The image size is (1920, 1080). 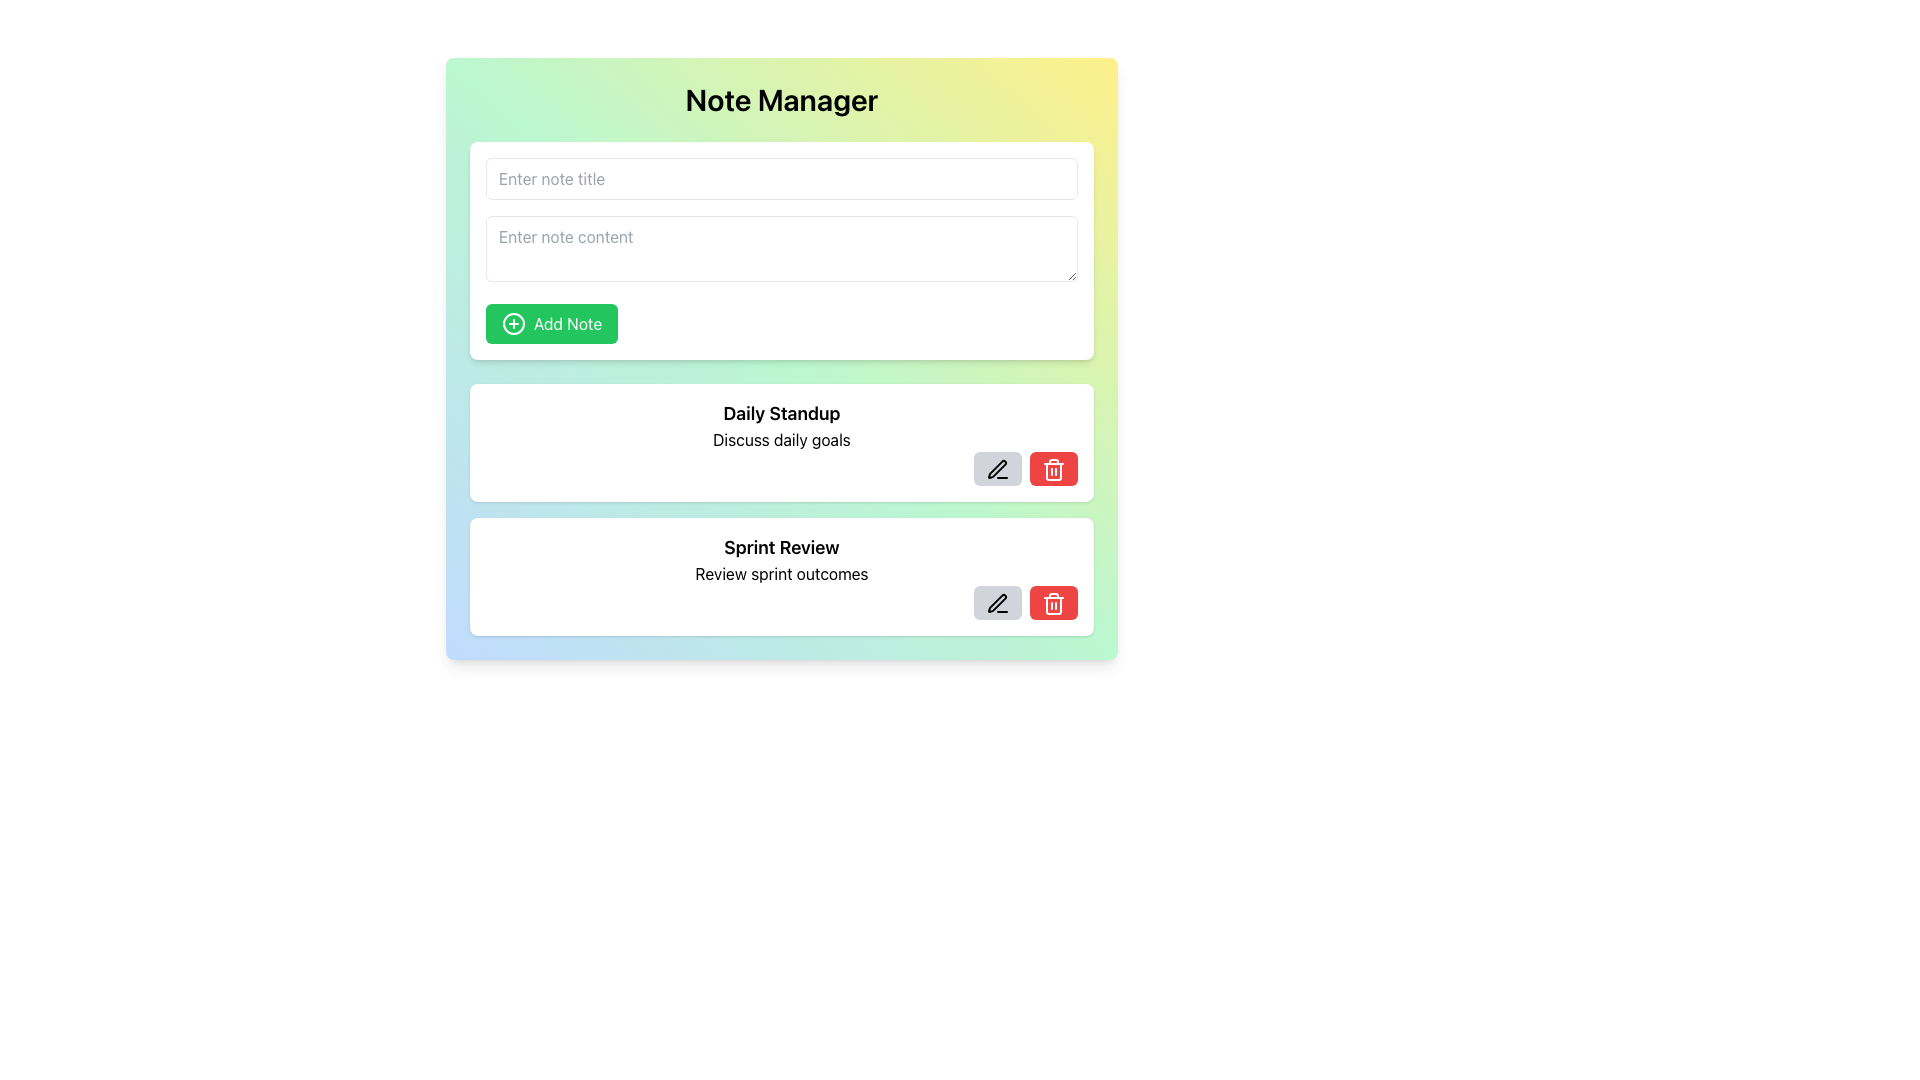 I want to click on the text element that provides additional context about the 'Sprint Review' section, located beneath the header text inside the 'Sprint Review' box, so click(x=781, y=573).